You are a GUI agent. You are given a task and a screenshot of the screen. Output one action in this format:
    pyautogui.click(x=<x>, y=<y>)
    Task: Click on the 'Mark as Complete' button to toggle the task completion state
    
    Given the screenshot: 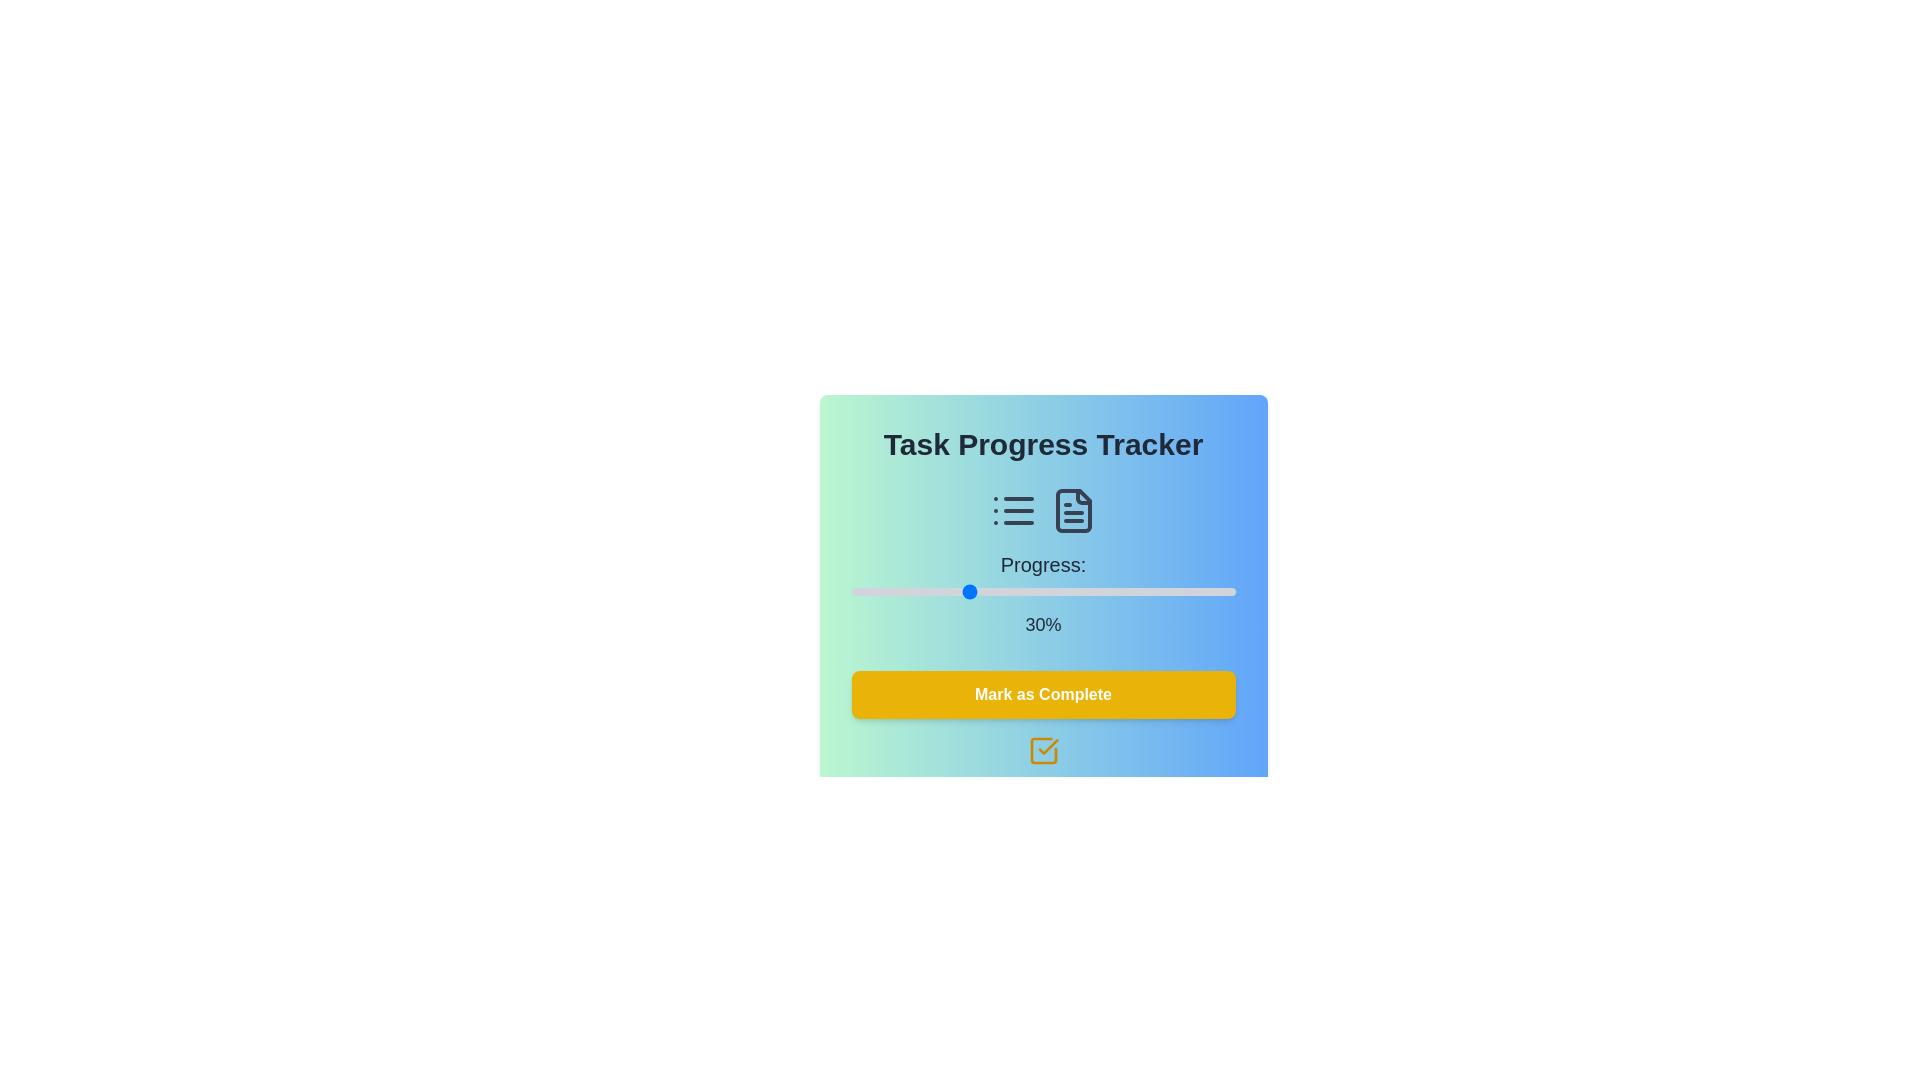 What is the action you would take?
    pyautogui.click(x=1042, y=693)
    